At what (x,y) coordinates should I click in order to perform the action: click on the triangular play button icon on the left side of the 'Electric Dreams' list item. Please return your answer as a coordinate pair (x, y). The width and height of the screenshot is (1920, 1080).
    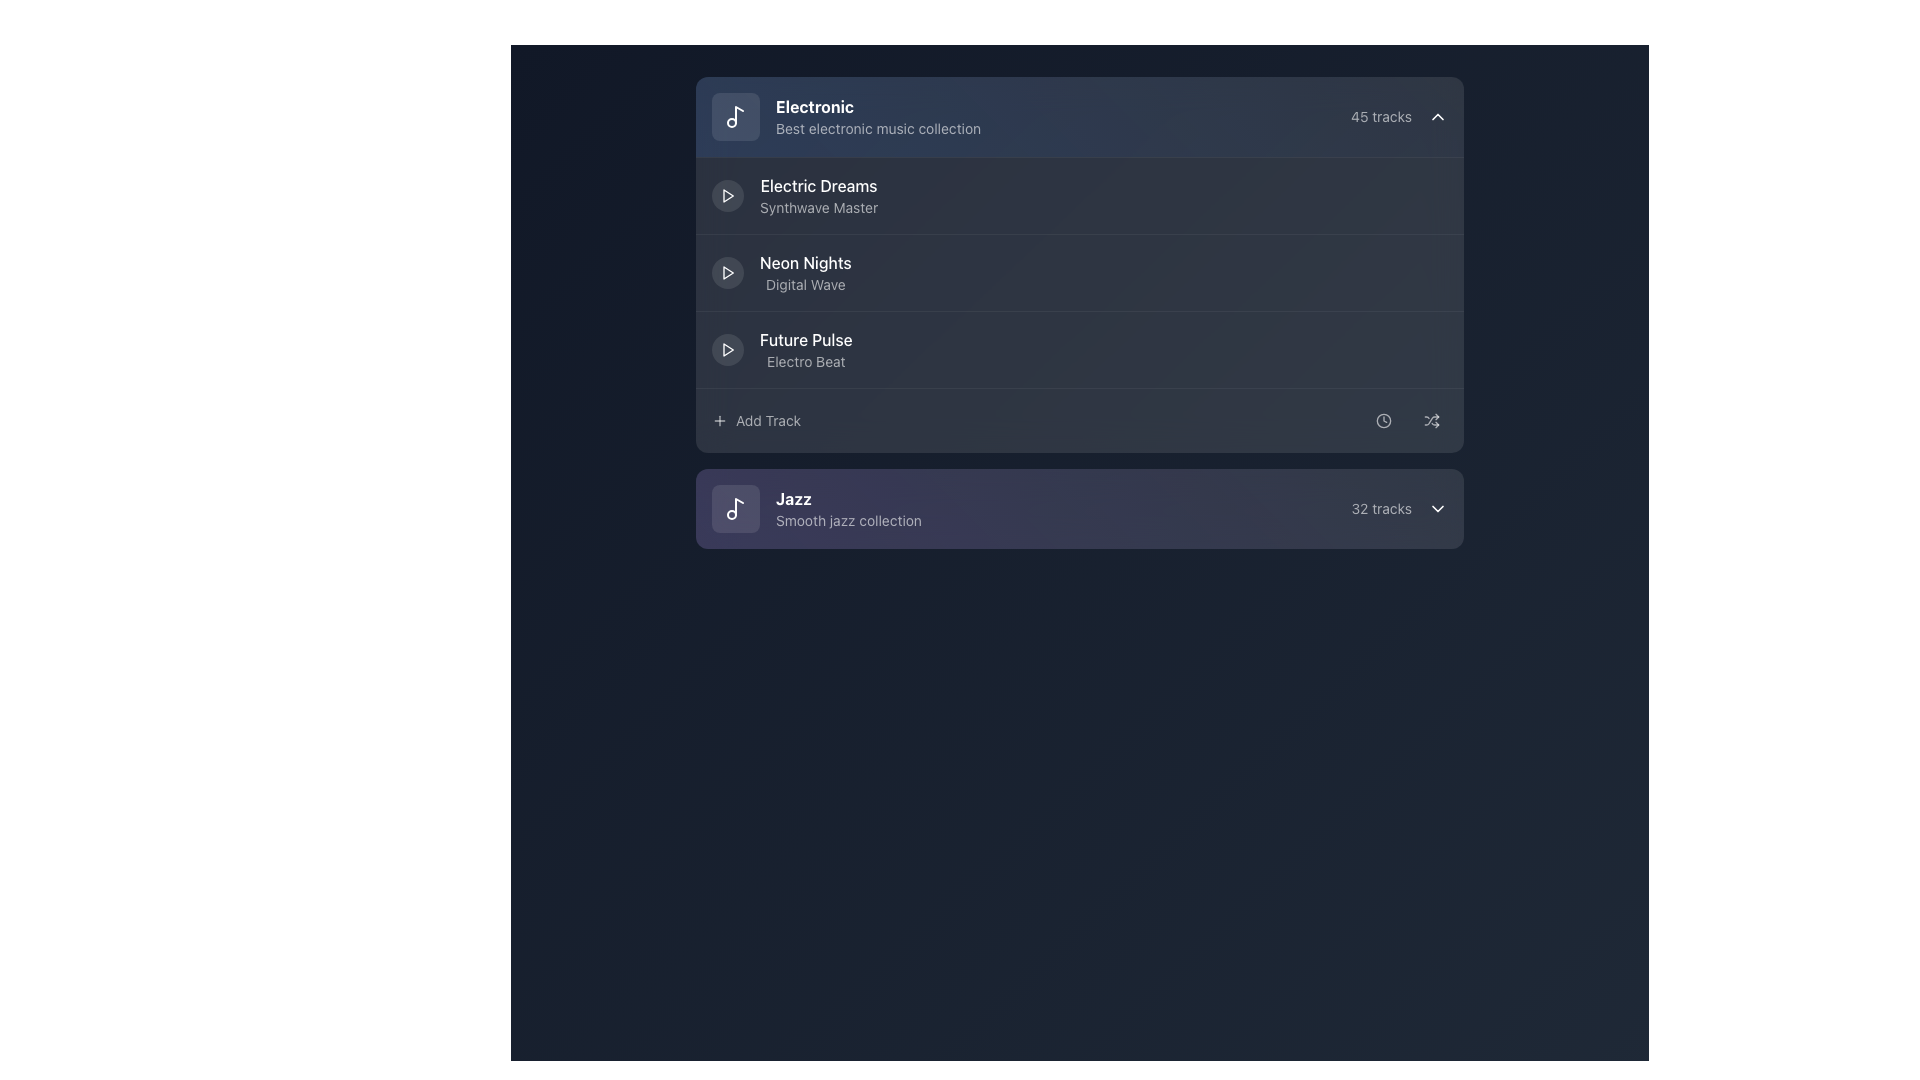
    Looking at the image, I should click on (727, 196).